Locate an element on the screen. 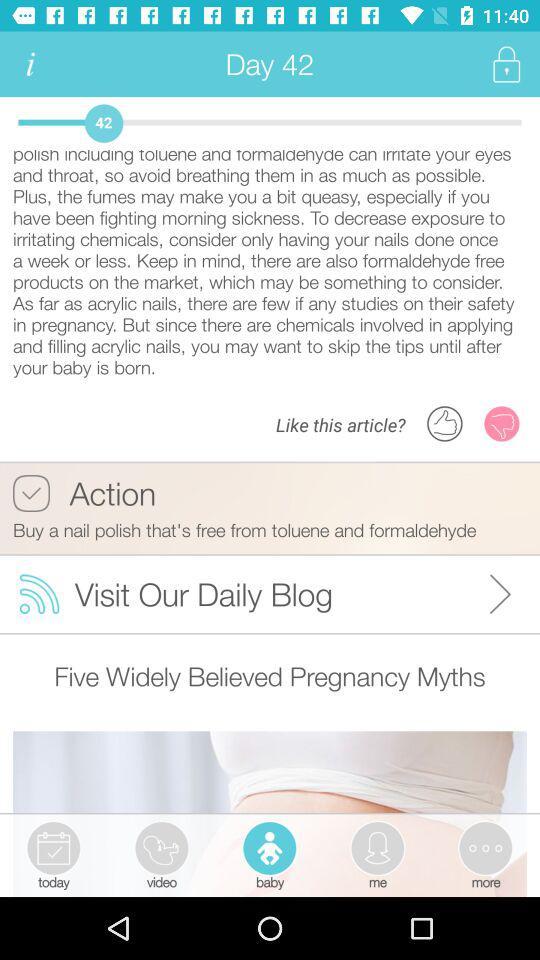  thanks to your is located at coordinates (270, 263).